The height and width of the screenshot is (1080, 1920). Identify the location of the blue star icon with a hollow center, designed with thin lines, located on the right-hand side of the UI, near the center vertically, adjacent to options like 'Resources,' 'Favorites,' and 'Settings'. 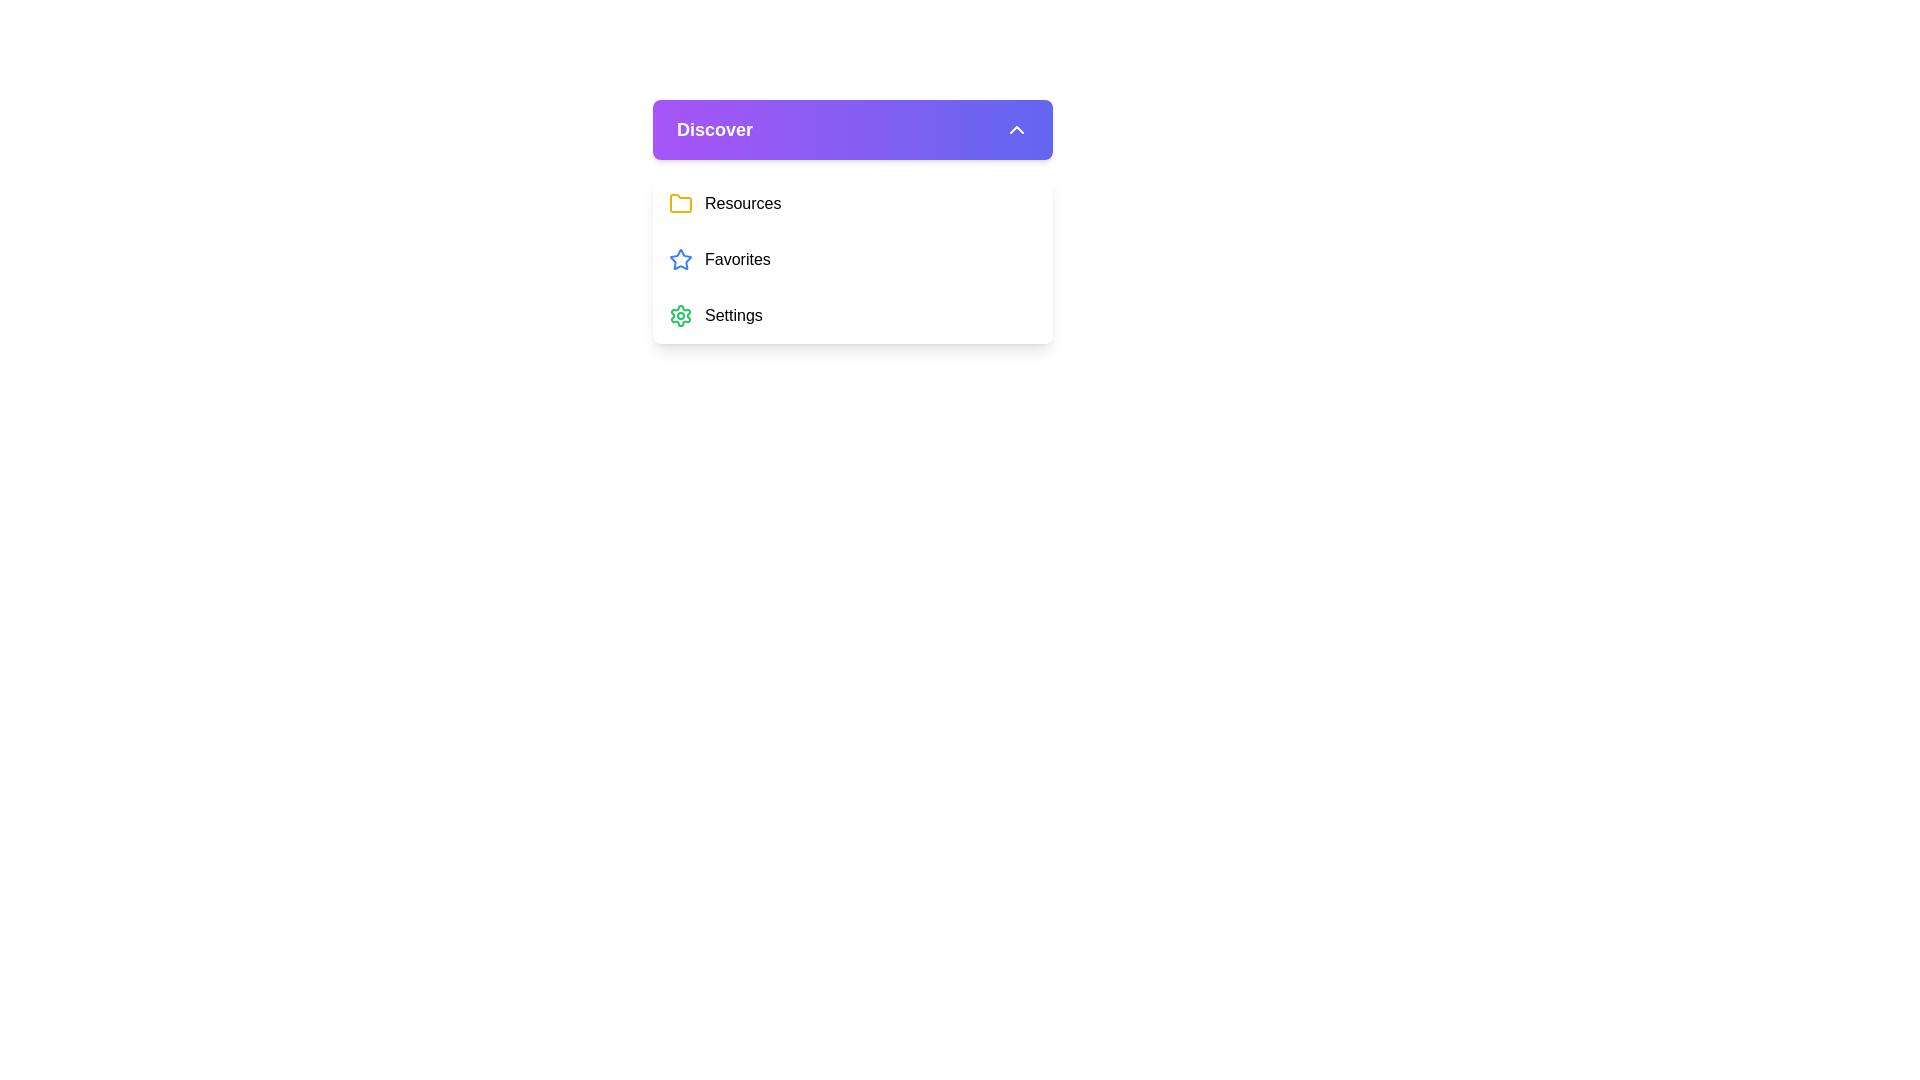
(681, 258).